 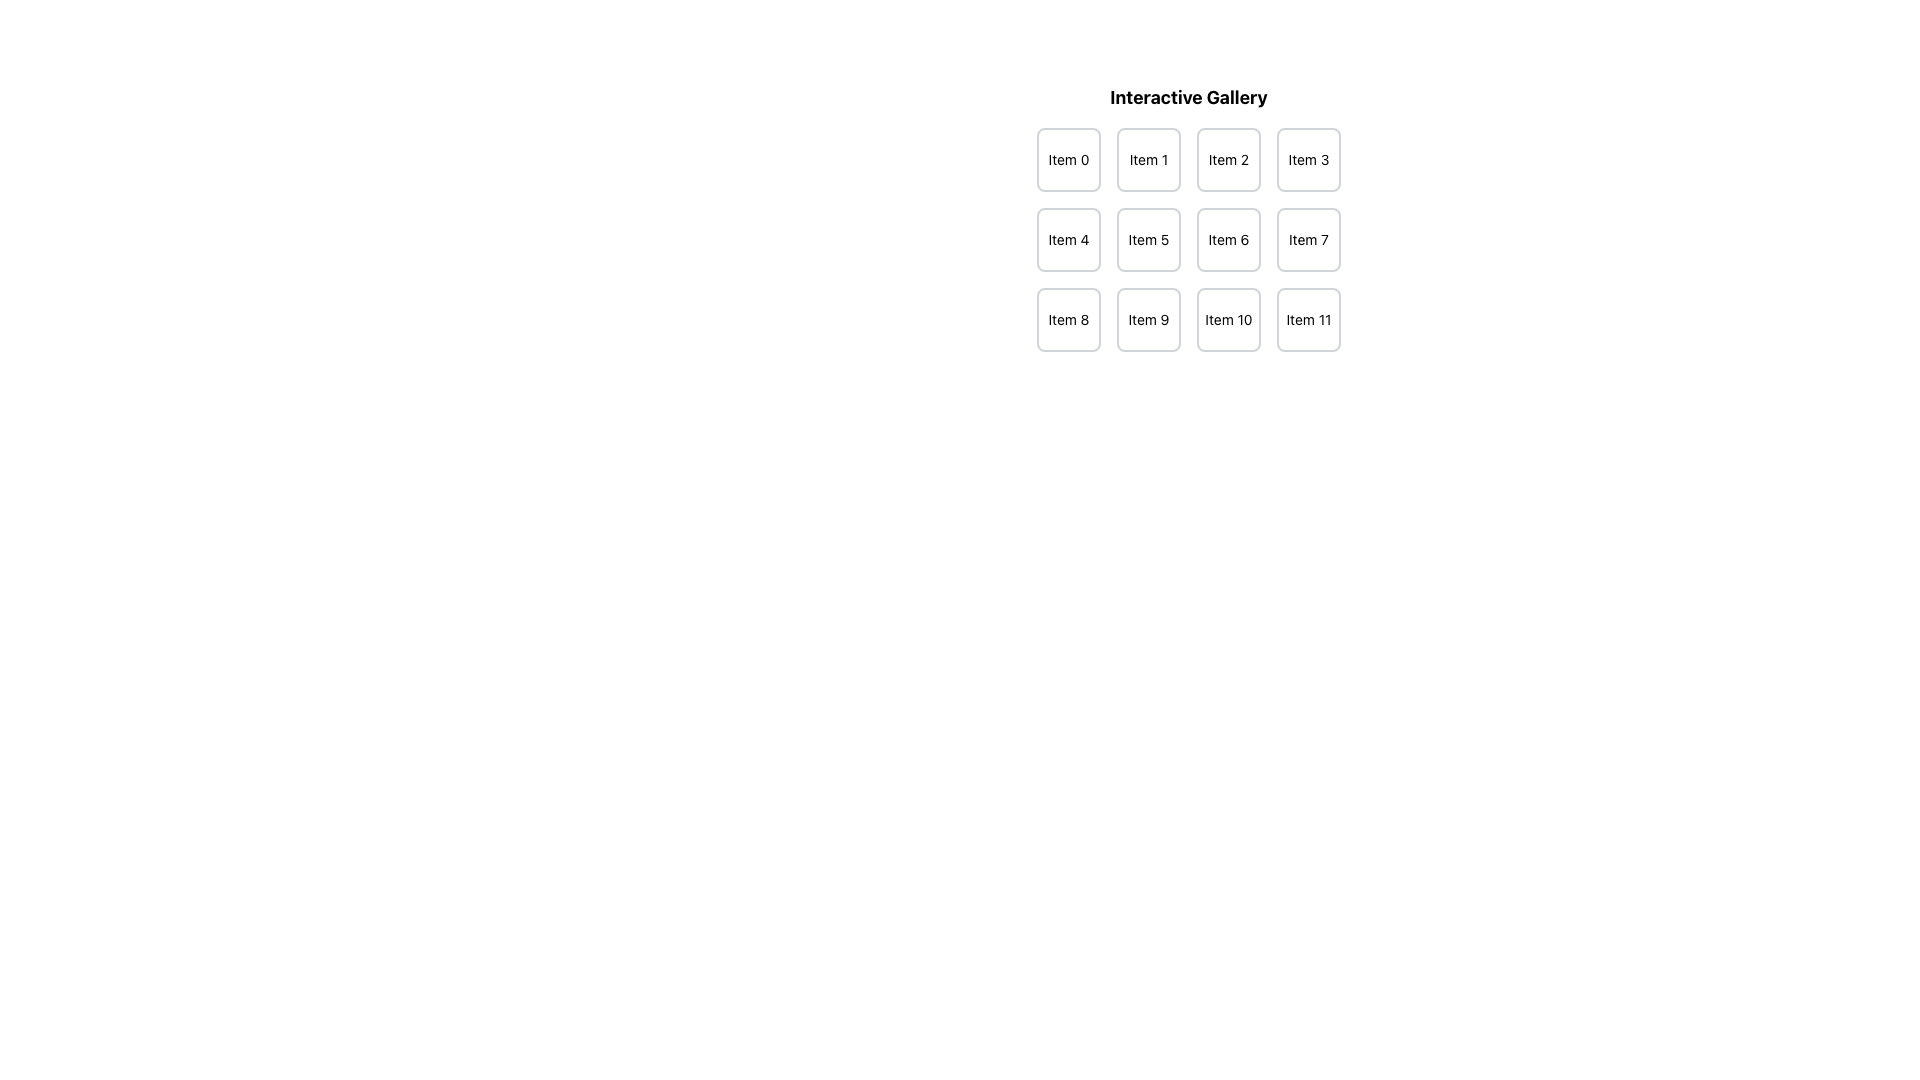 I want to click on the square-shaped interactive tile labeled 'Item 8', so click(x=1068, y=319).